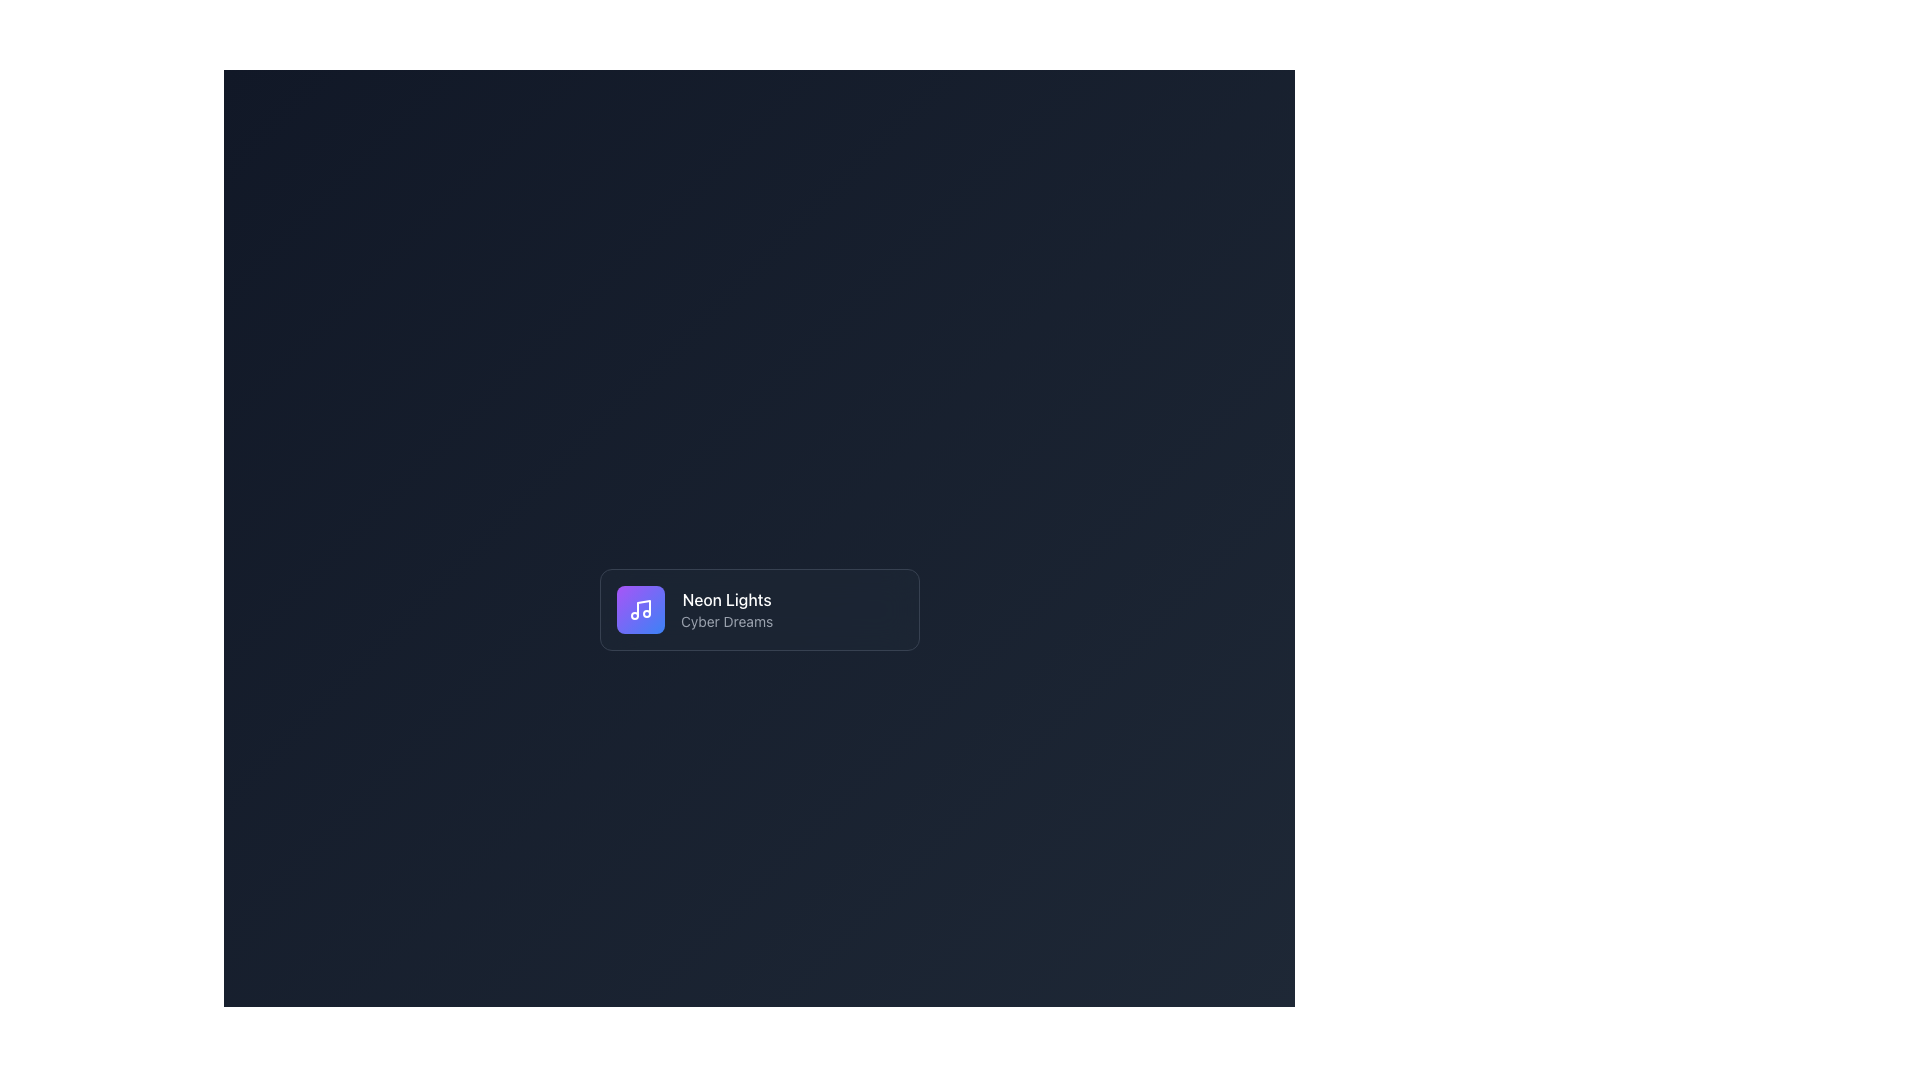 The image size is (1920, 1080). Describe the element at coordinates (725, 620) in the screenshot. I see `text label containing 'Cyber Dreams' which is styled in gray and positioned below 'Neon Lights' in the bottom-right portion of the interface` at that location.